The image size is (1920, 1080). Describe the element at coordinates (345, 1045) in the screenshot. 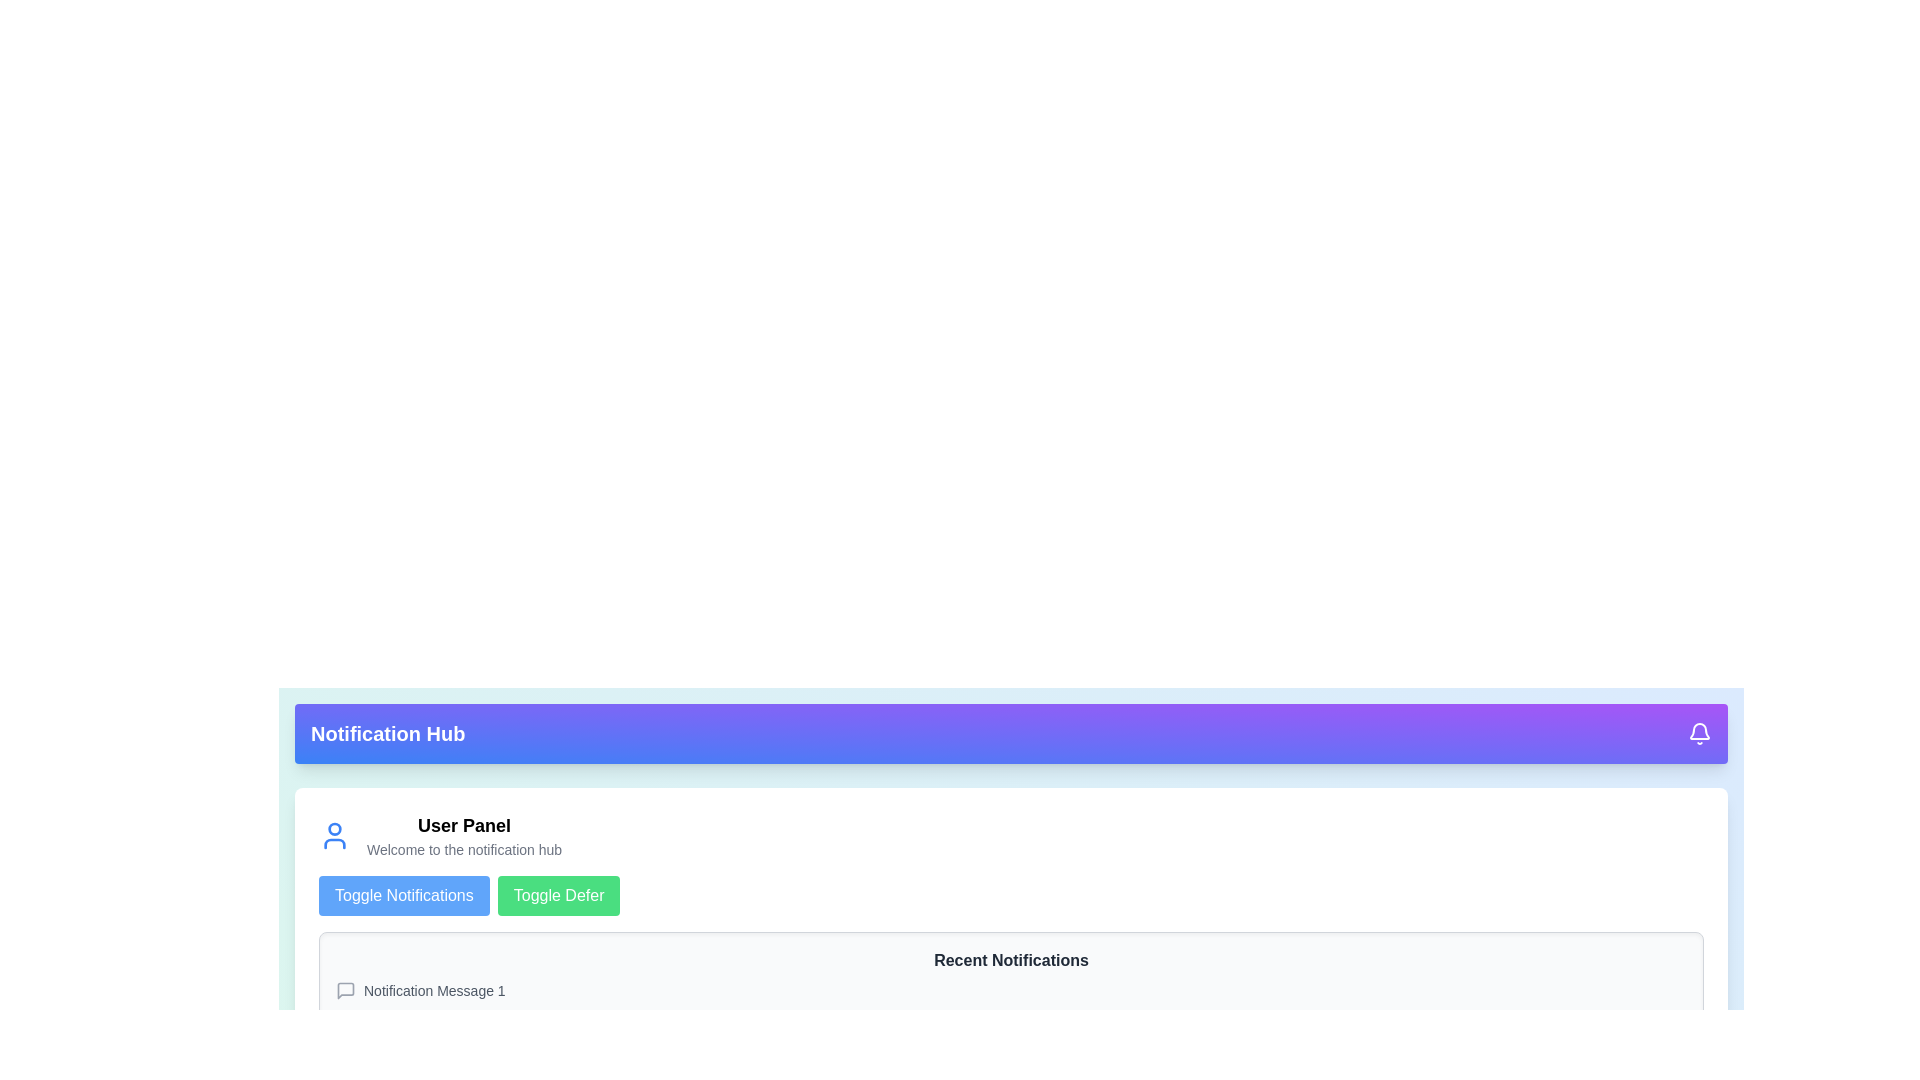

I see `the message indicator icon located near the bottom of the user interface, adjacent` at that location.